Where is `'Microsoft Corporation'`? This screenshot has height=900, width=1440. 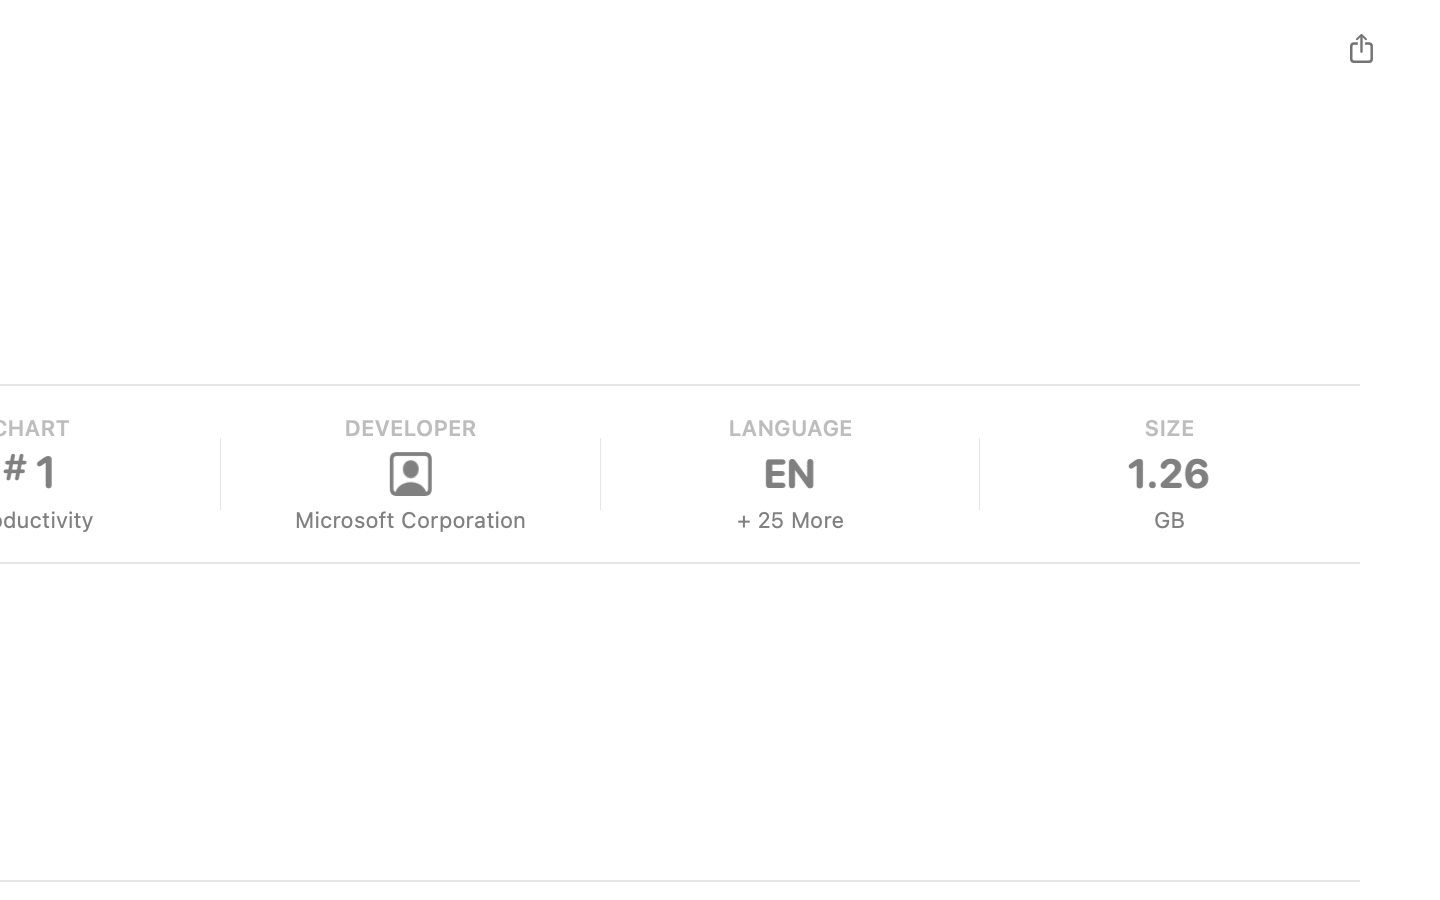 'Microsoft Corporation' is located at coordinates (407, 519).